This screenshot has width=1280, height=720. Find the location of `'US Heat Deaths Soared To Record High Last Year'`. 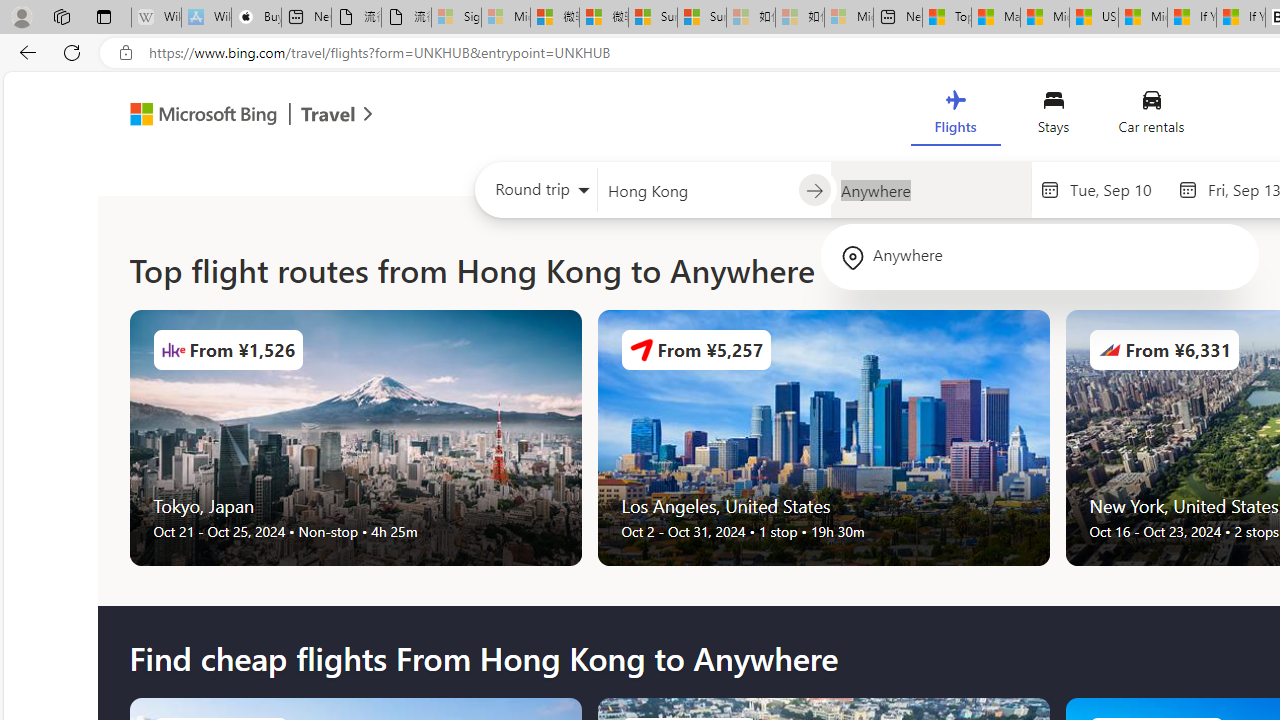

'US Heat Deaths Soared To Record High Last Year' is located at coordinates (1092, 17).